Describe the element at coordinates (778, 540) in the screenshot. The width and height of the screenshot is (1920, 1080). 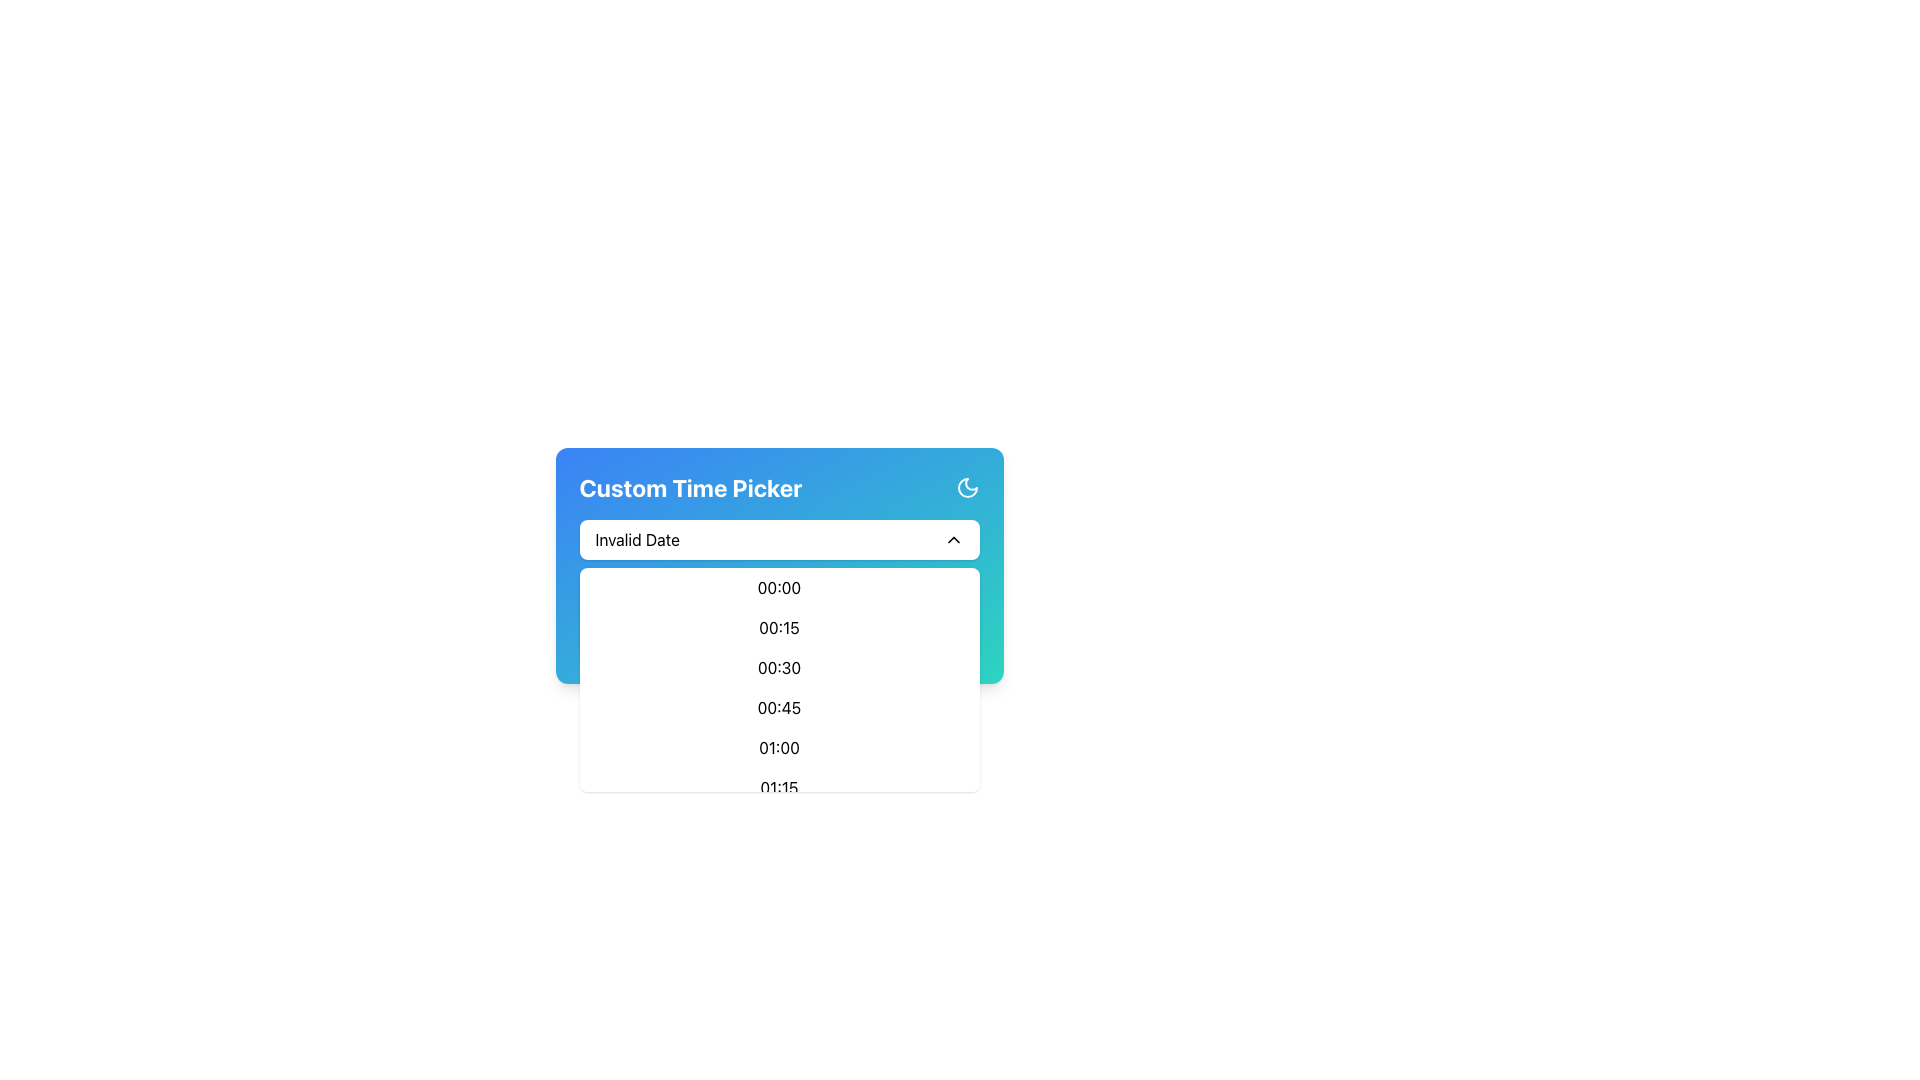
I see `the dropdown menu located below the 'Custom Time Picker' title` at that location.